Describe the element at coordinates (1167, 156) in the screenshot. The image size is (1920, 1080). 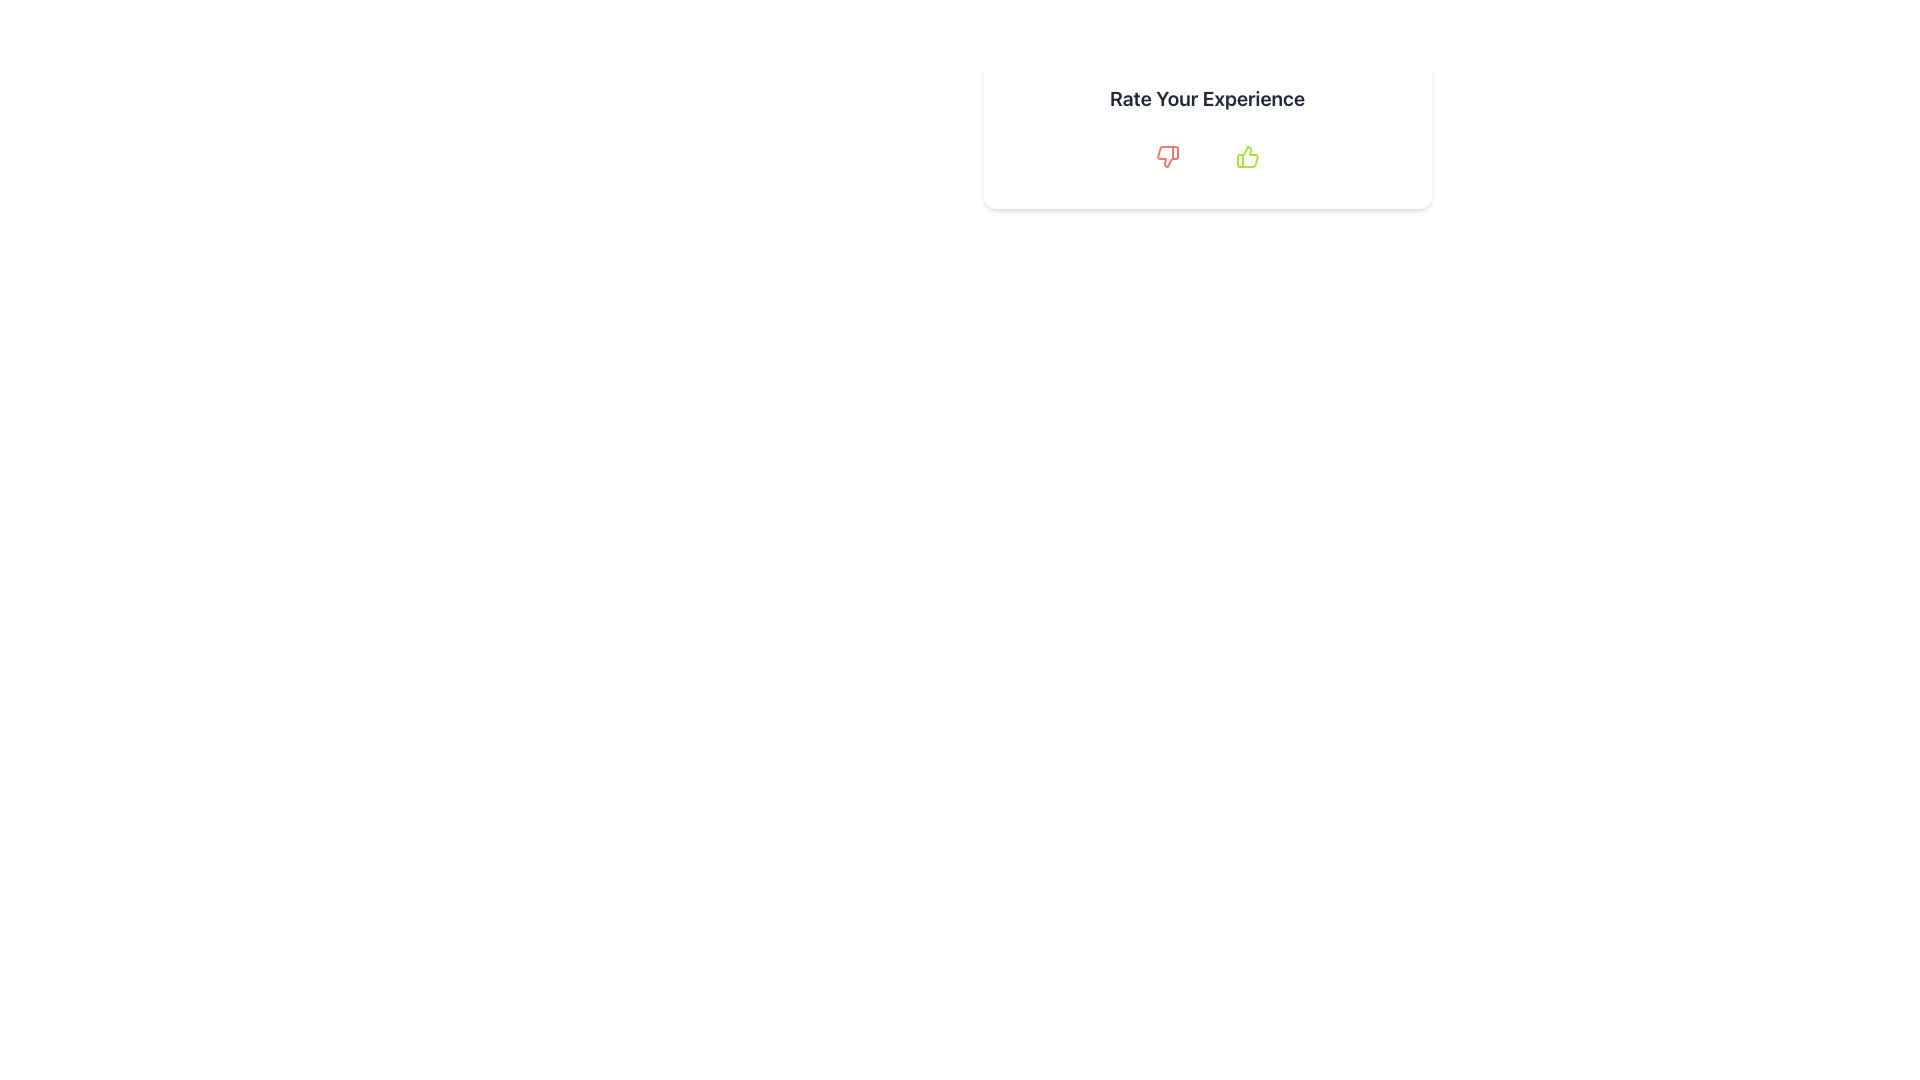
I see `the red thumbs-down icon located below the text 'Rate Your Experience' and to the left of the green thumbs-up icon` at that location.